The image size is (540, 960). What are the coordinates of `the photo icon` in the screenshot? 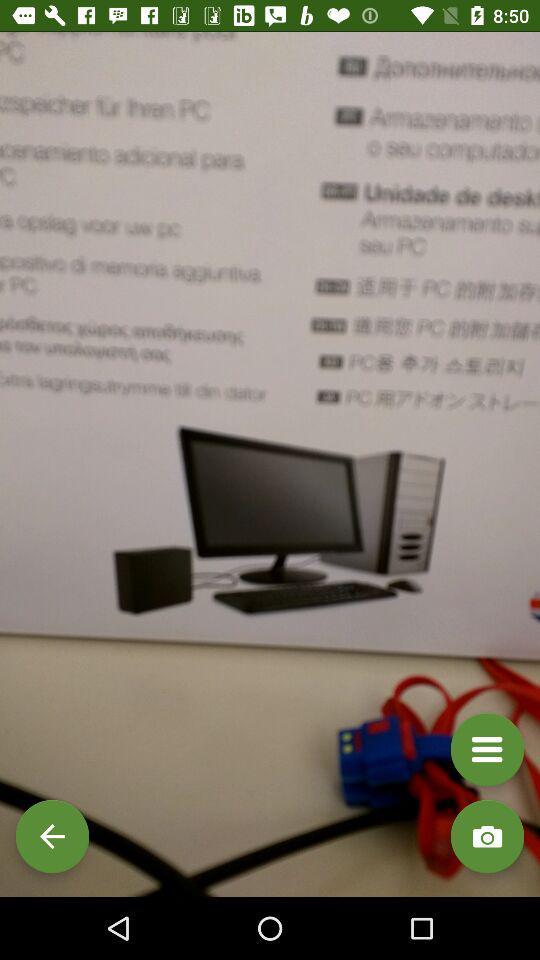 It's located at (486, 836).